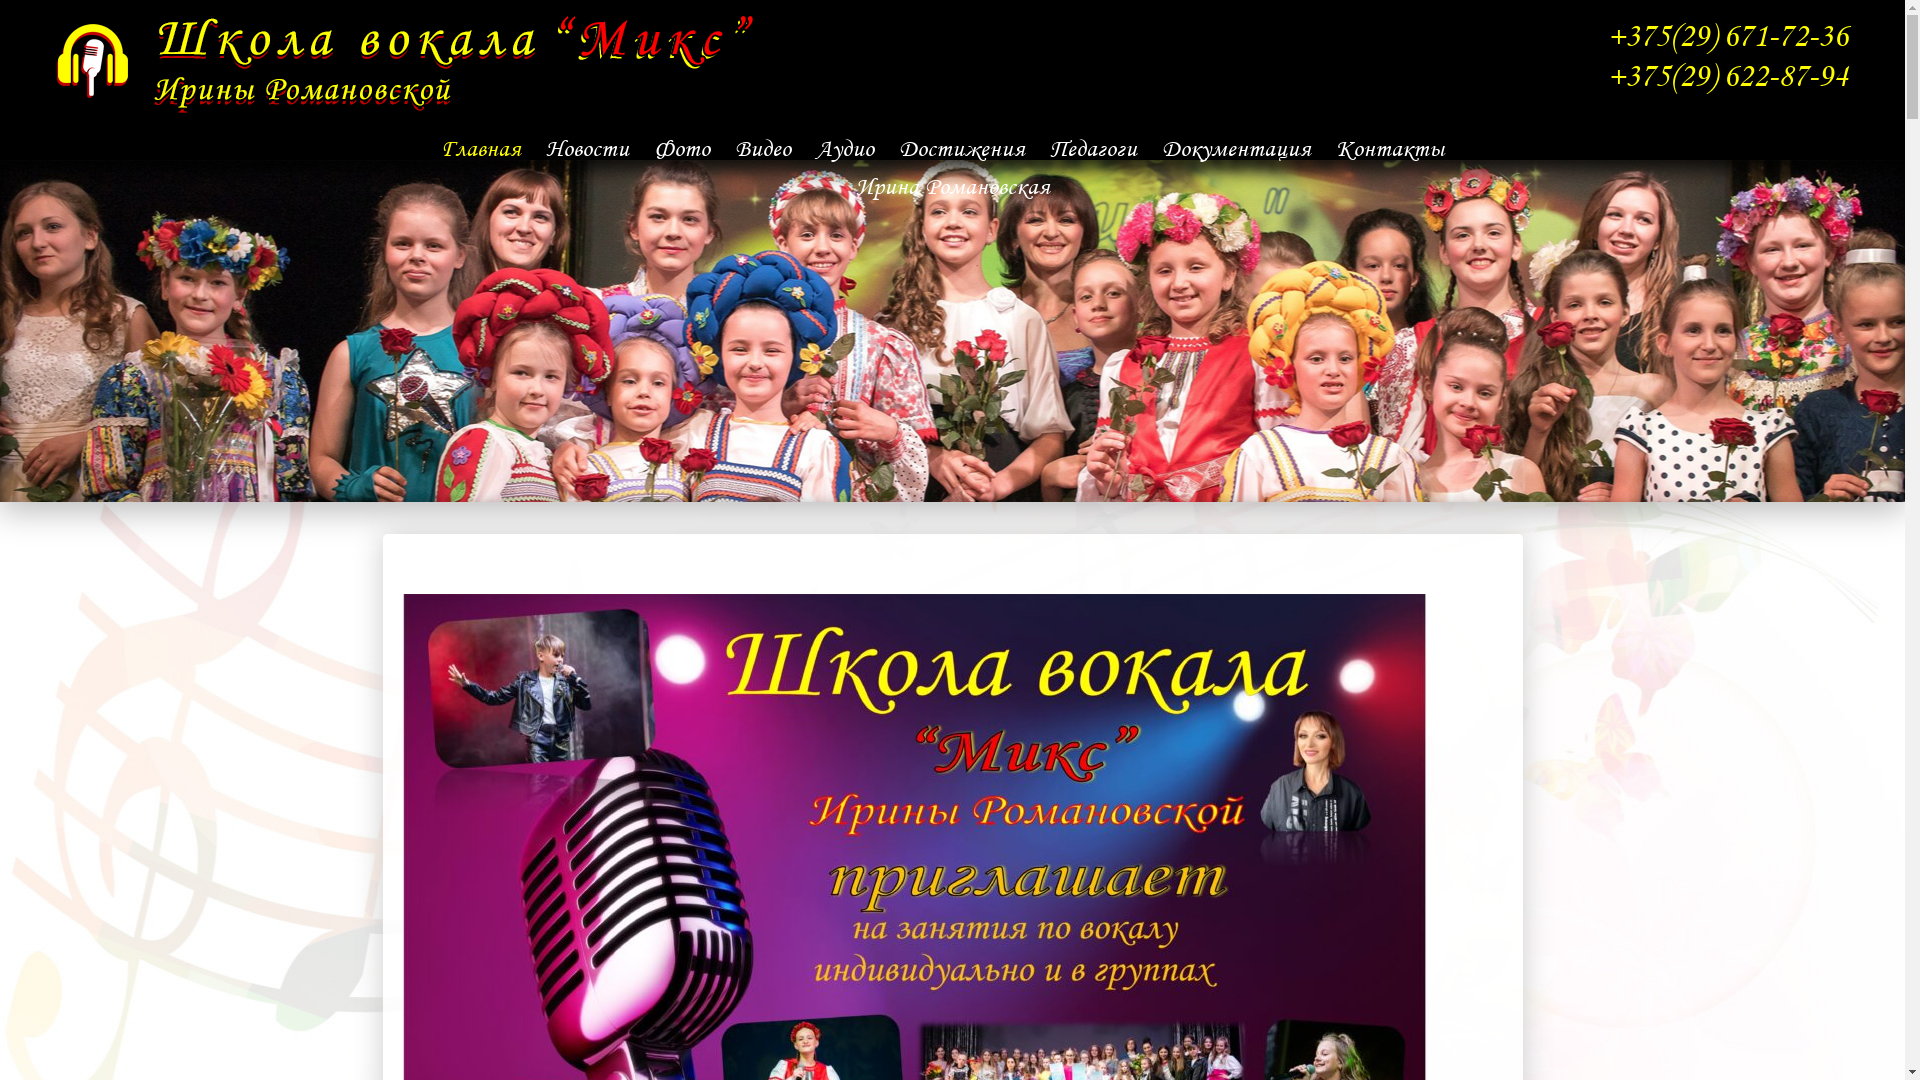 The image size is (1920, 1080). Describe the element at coordinates (1607, 35) in the screenshot. I see `'+375(29) 671-72-36'` at that location.